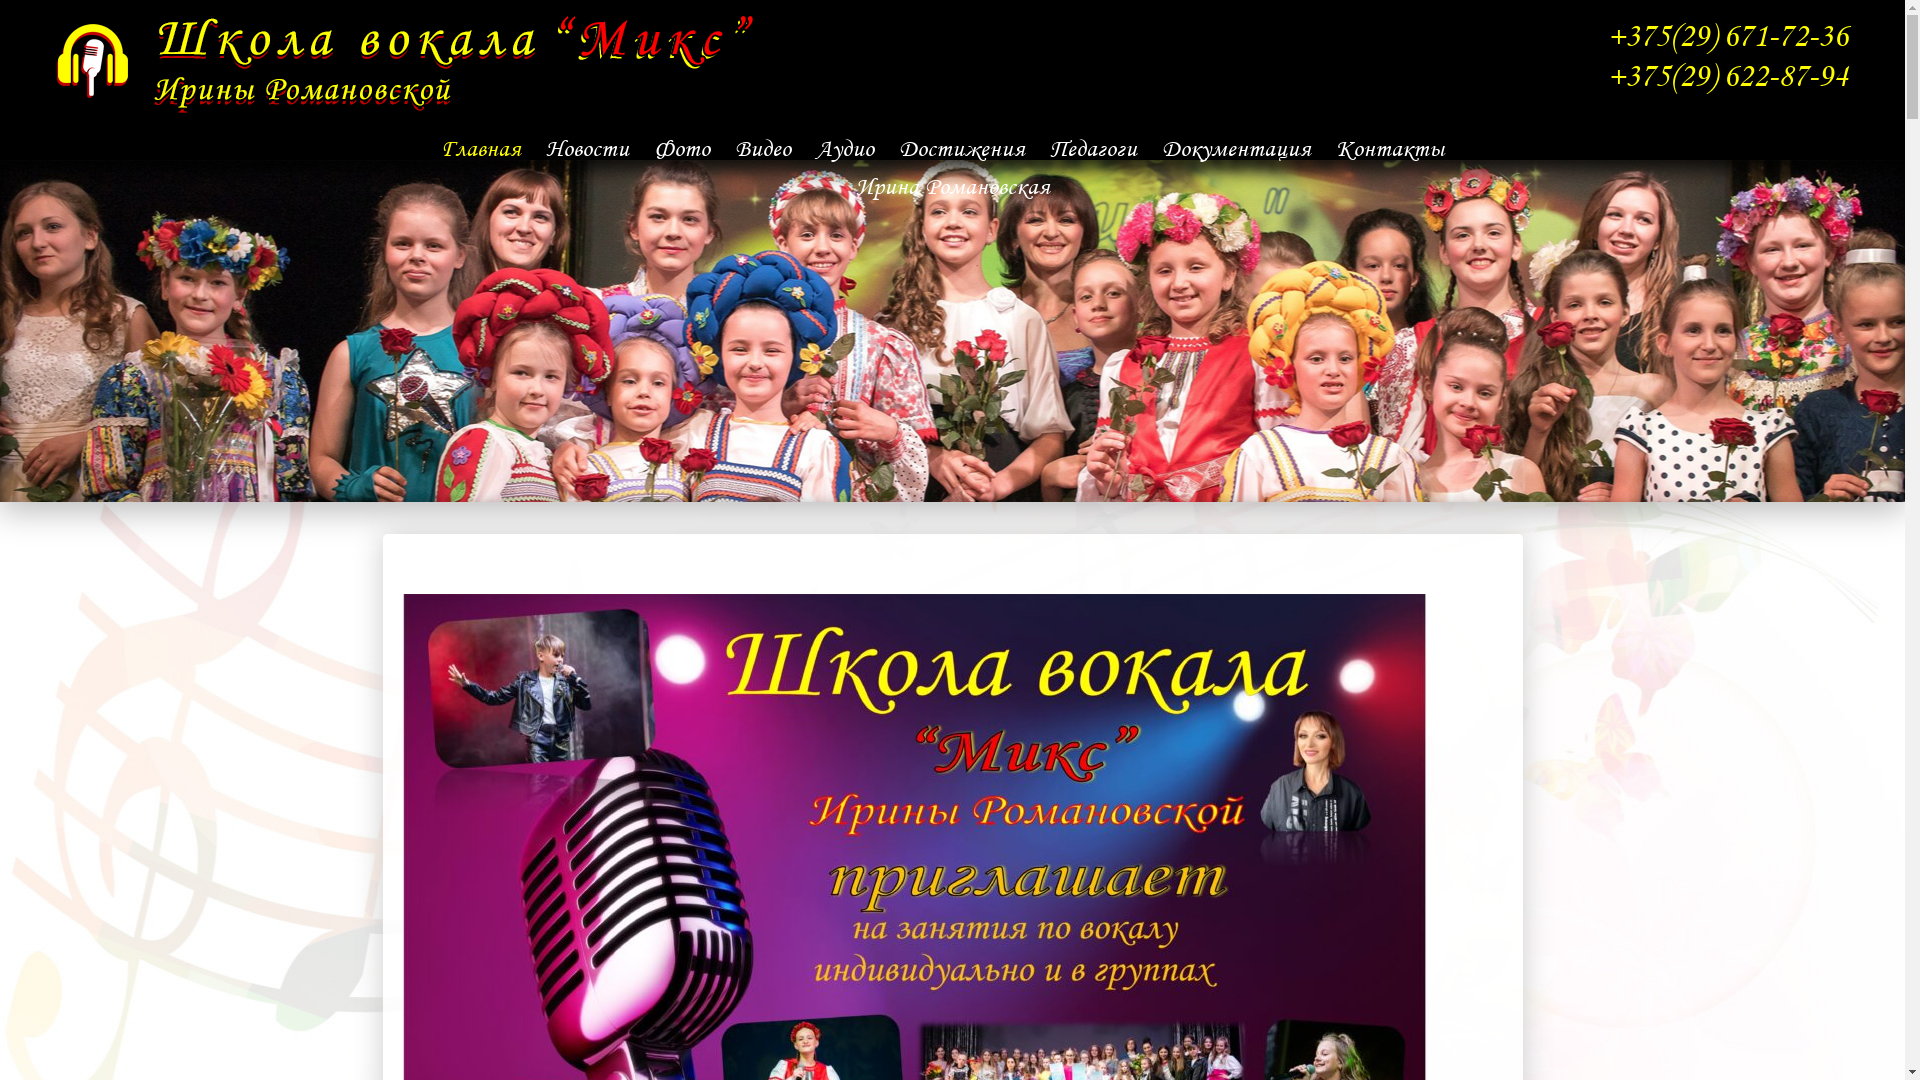 The image size is (1920, 1080). Describe the element at coordinates (1607, 35) in the screenshot. I see `'+375(29) 671-72-36'` at that location.